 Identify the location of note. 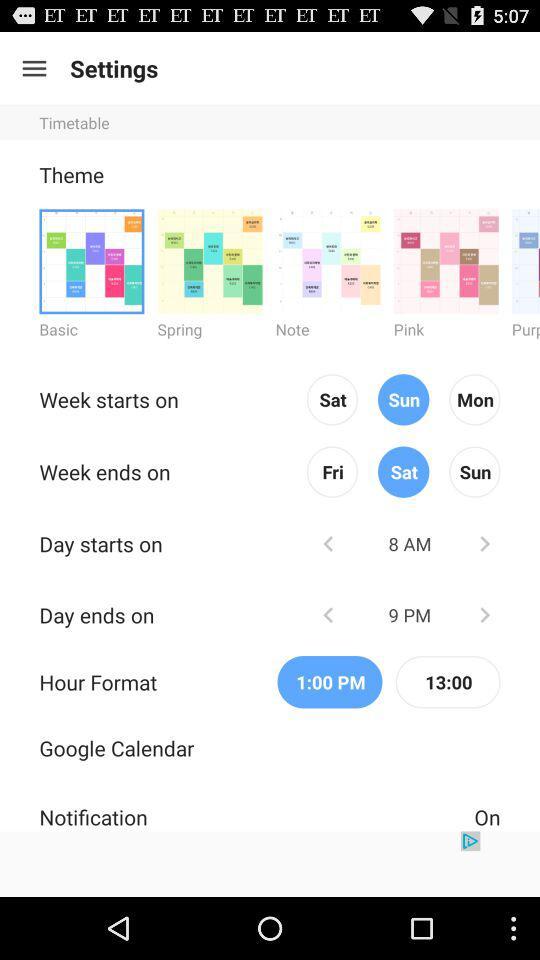
(328, 260).